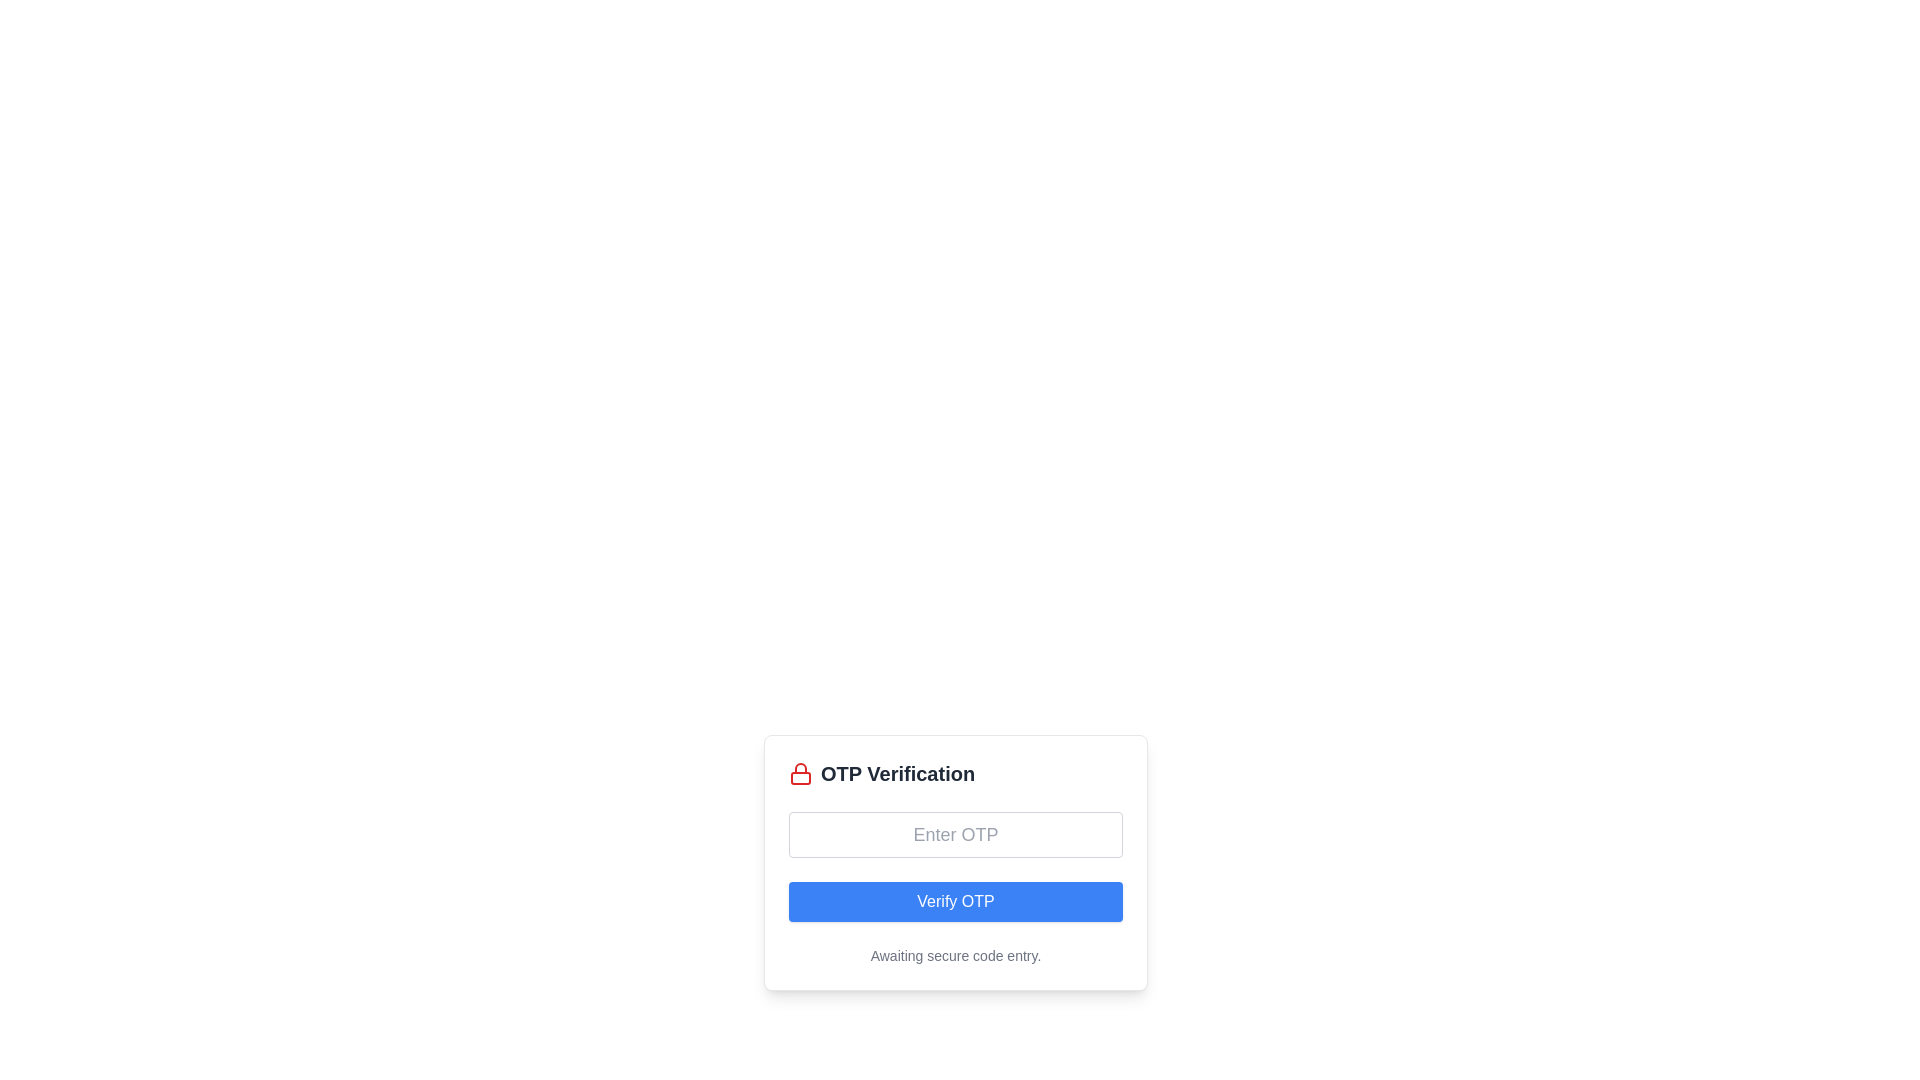  What do you see at coordinates (801, 777) in the screenshot?
I see `the rectangular area located within the lock icon in the OTP Verification modal, which serves as the lock's main body and has rounded corners` at bounding box center [801, 777].